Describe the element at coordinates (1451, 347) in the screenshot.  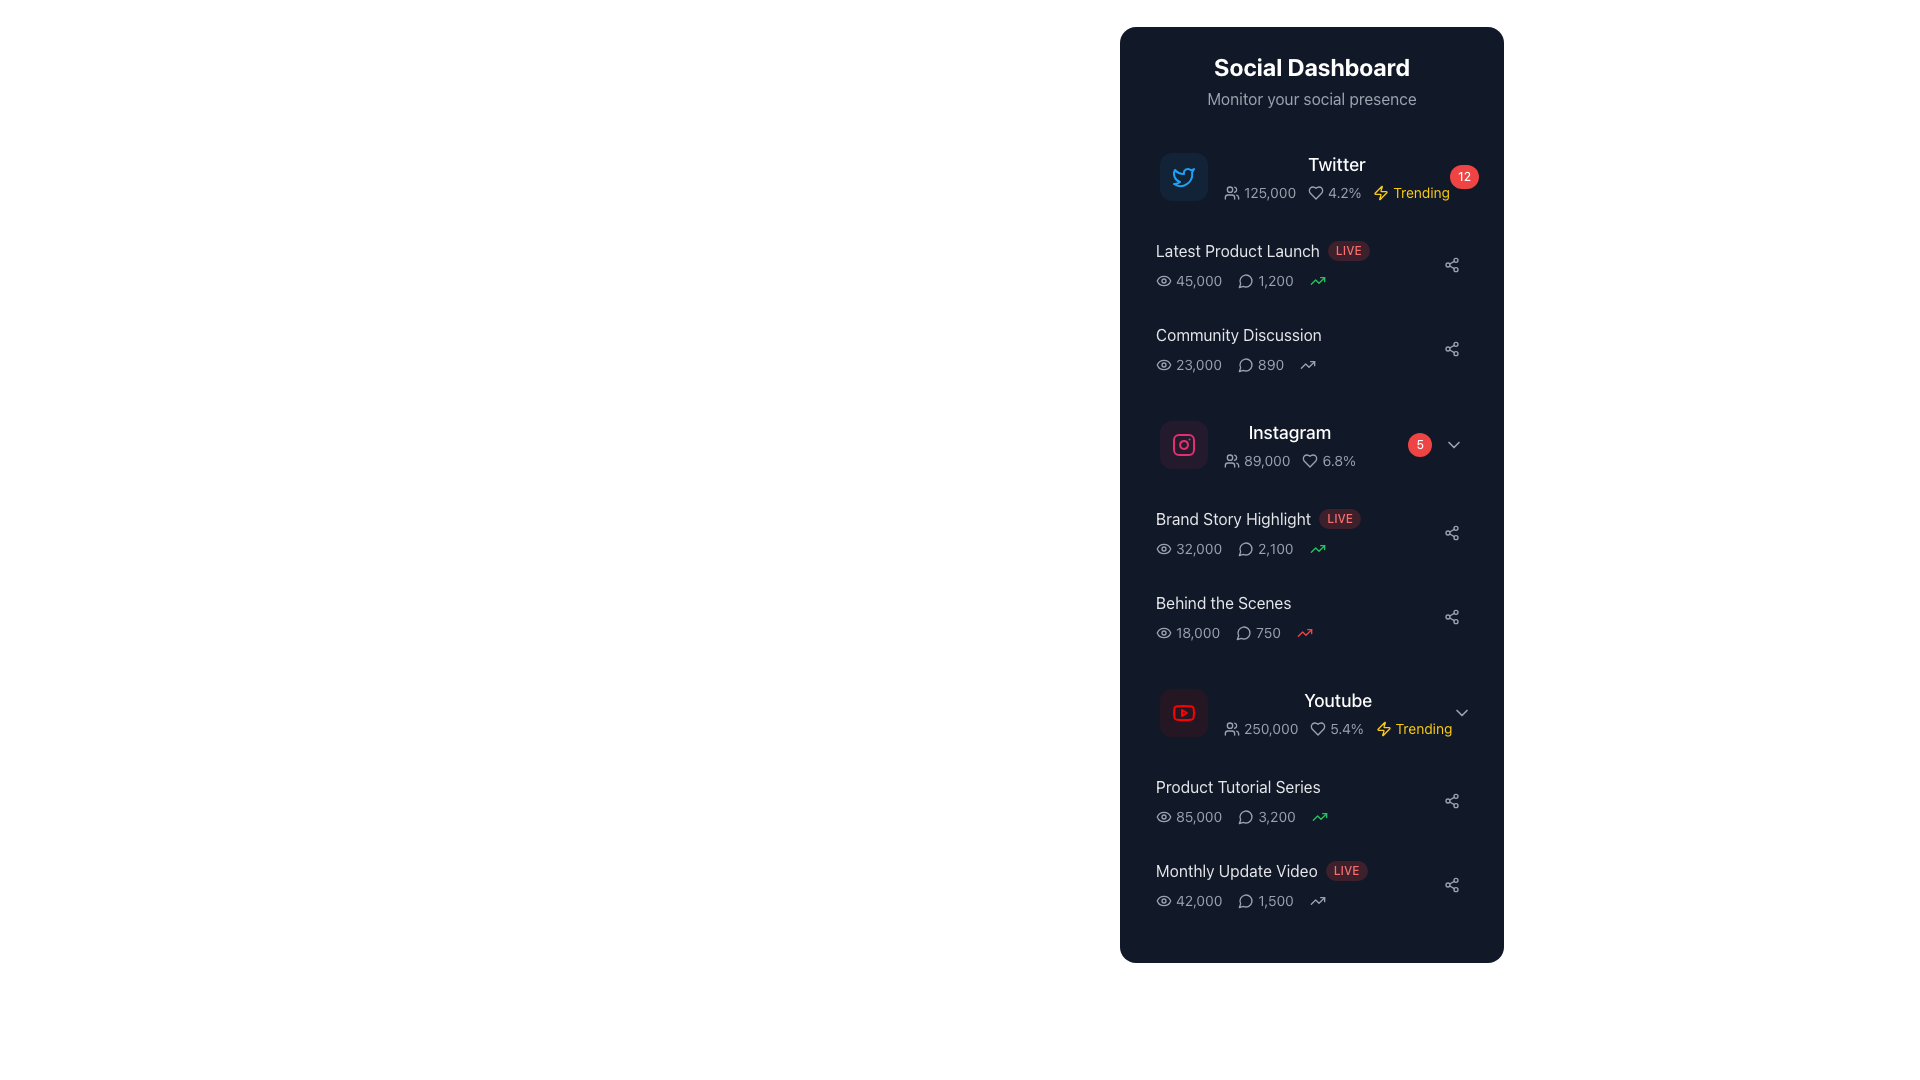
I see `the small gray sharing icon located to the far right of the 'Community Discussion' section in the social dashboard panel to observe a background color change` at that location.